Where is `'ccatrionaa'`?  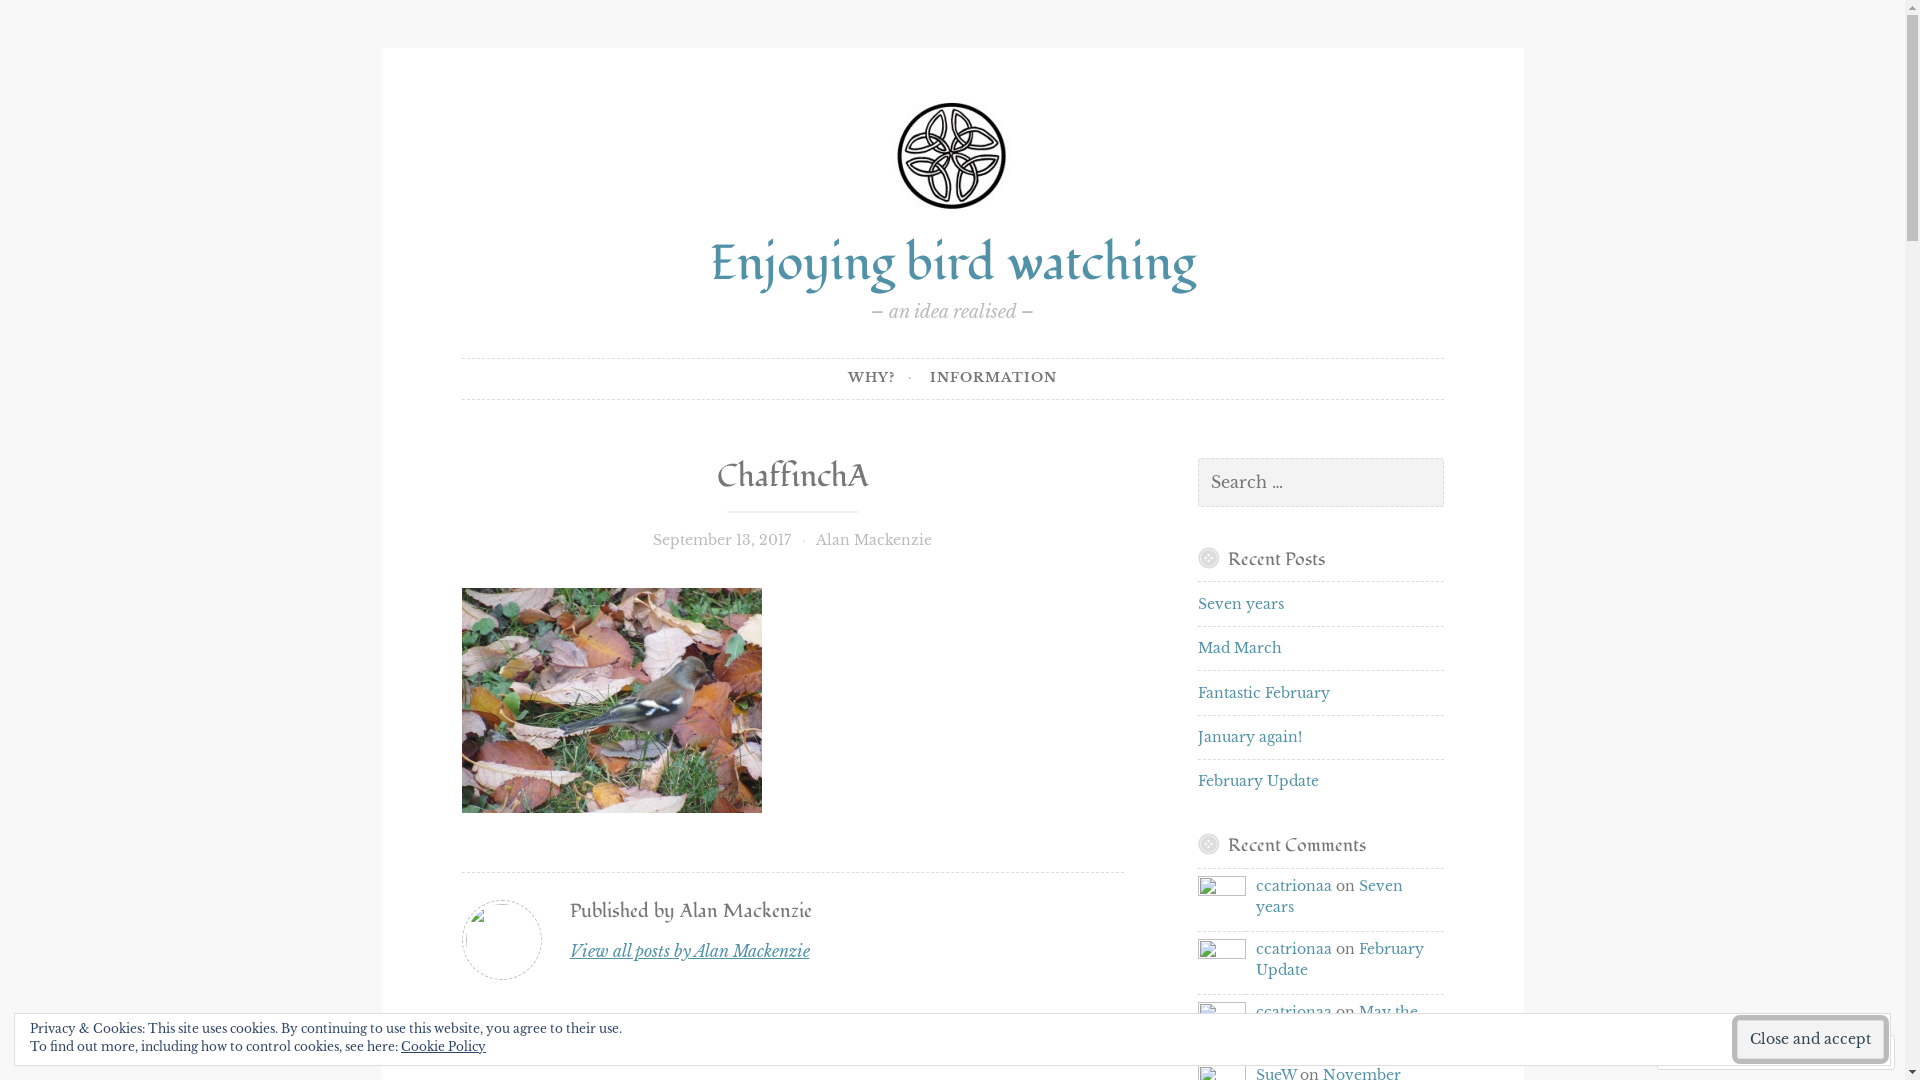
'ccatrionaa' is located at coordinates (1198, 898).